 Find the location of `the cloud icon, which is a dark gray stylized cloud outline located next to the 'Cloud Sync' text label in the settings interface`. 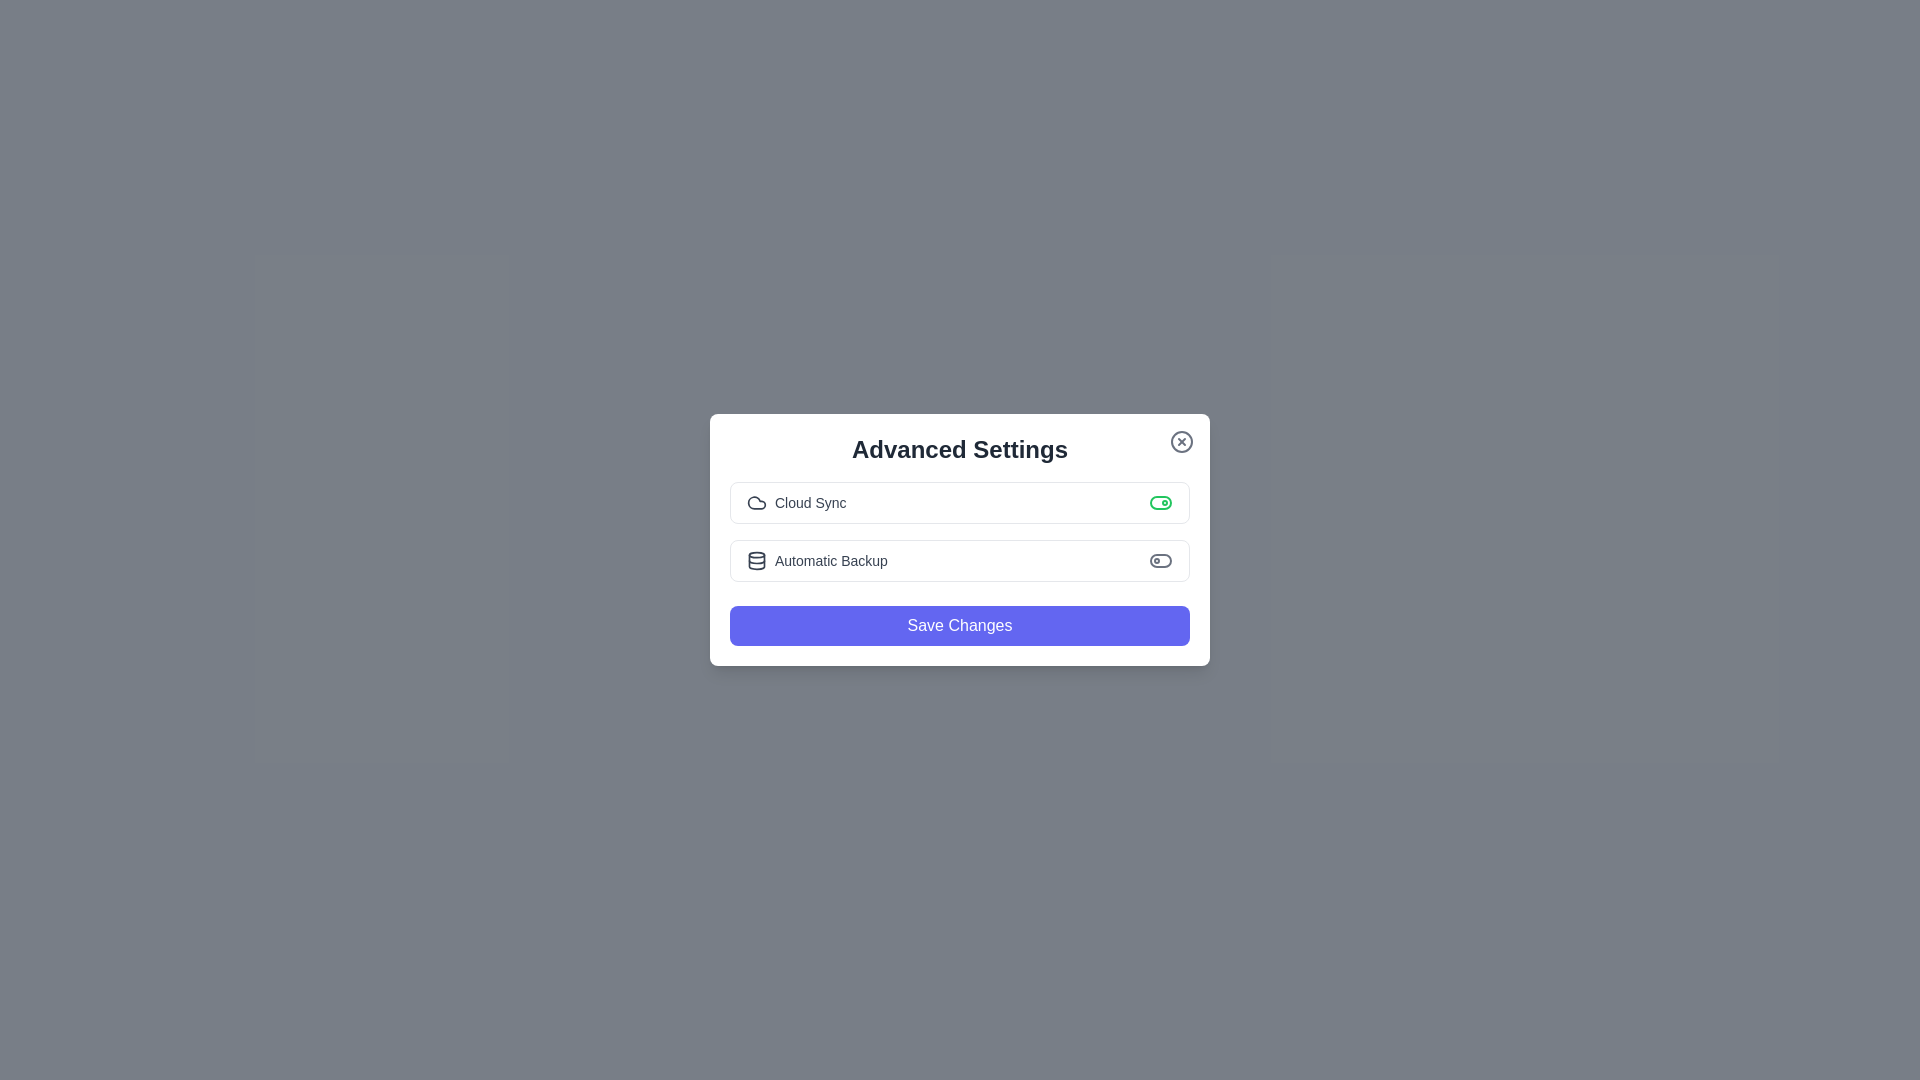

the cloud icon, which is a dark gray stylized cloud outline located next to the 'Cloud Sync' text label in the settings interface is located at coordinates (756, 501).